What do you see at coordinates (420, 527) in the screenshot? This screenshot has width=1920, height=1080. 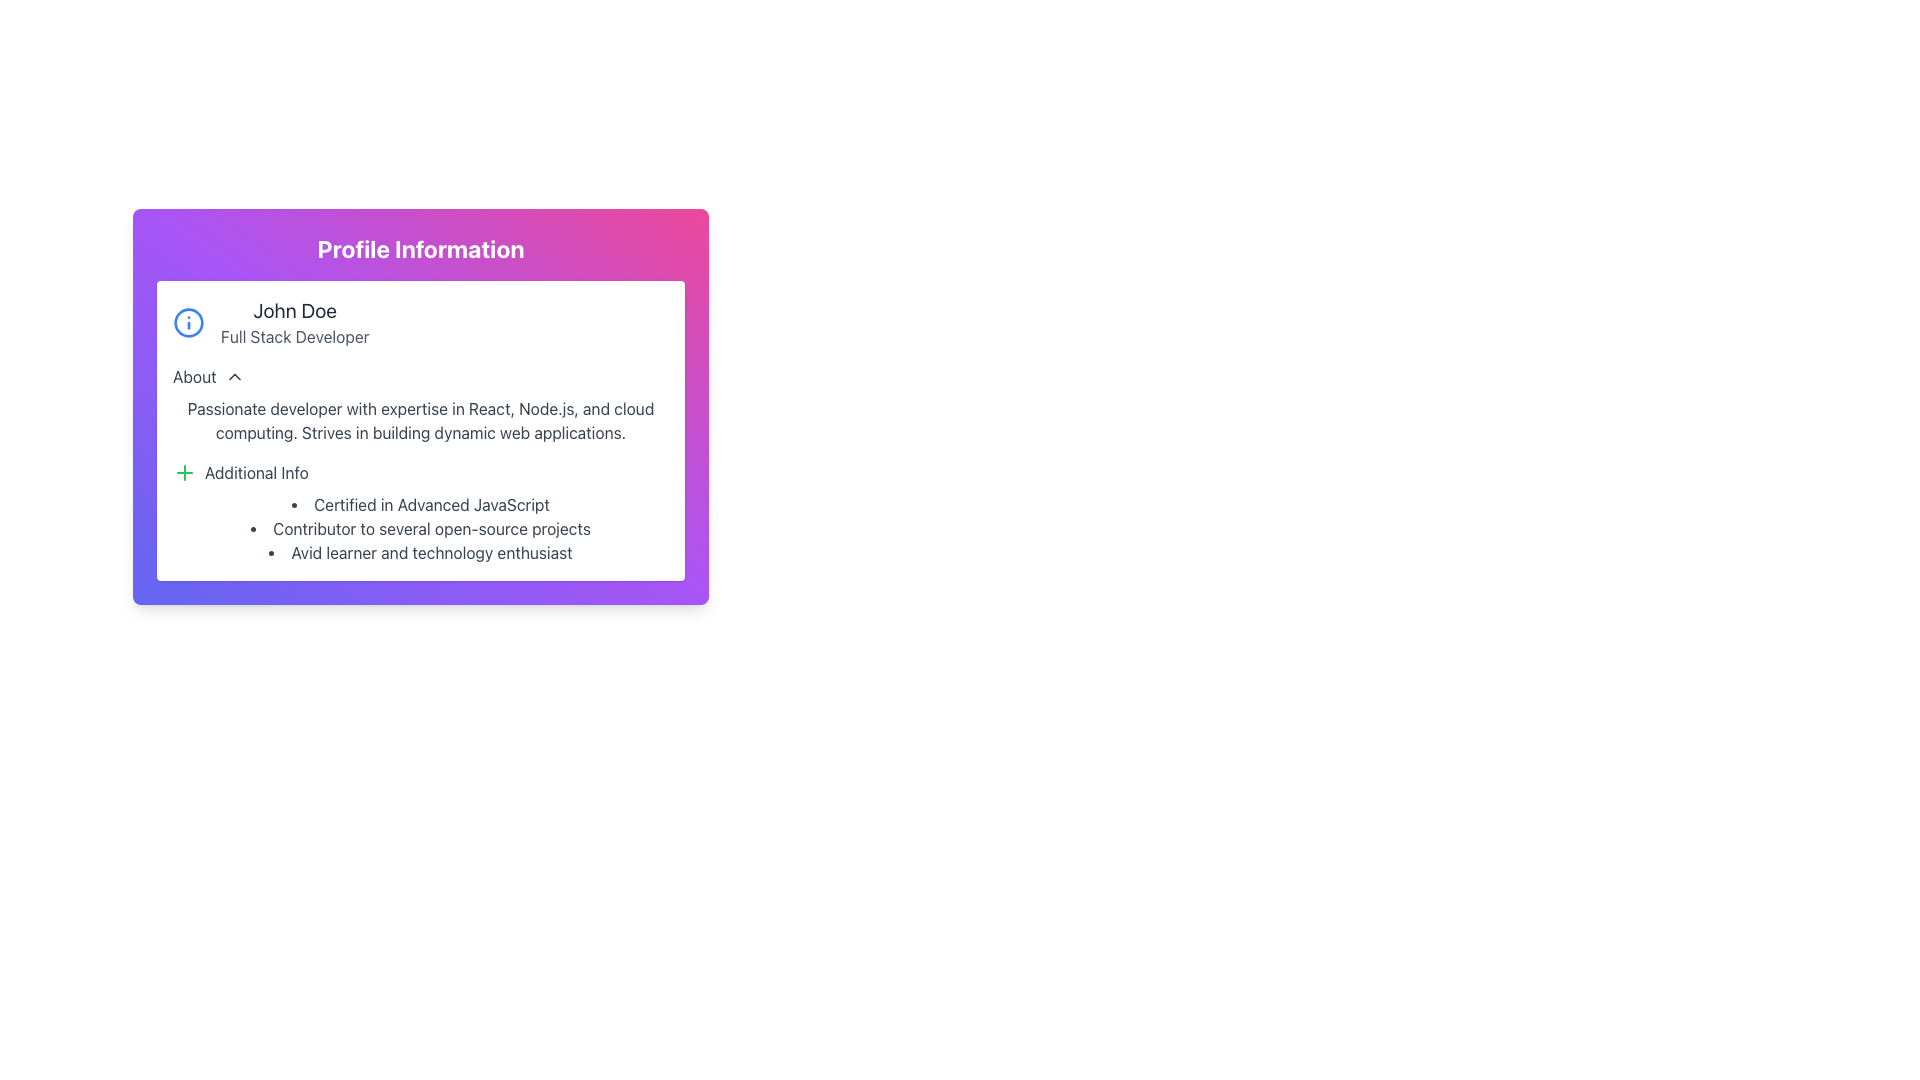 I see `the bulleted list located beneath the 'Additional Info' heading in the profile card, which contains three items styled with a gray font color` at bounding box center [420, 527].